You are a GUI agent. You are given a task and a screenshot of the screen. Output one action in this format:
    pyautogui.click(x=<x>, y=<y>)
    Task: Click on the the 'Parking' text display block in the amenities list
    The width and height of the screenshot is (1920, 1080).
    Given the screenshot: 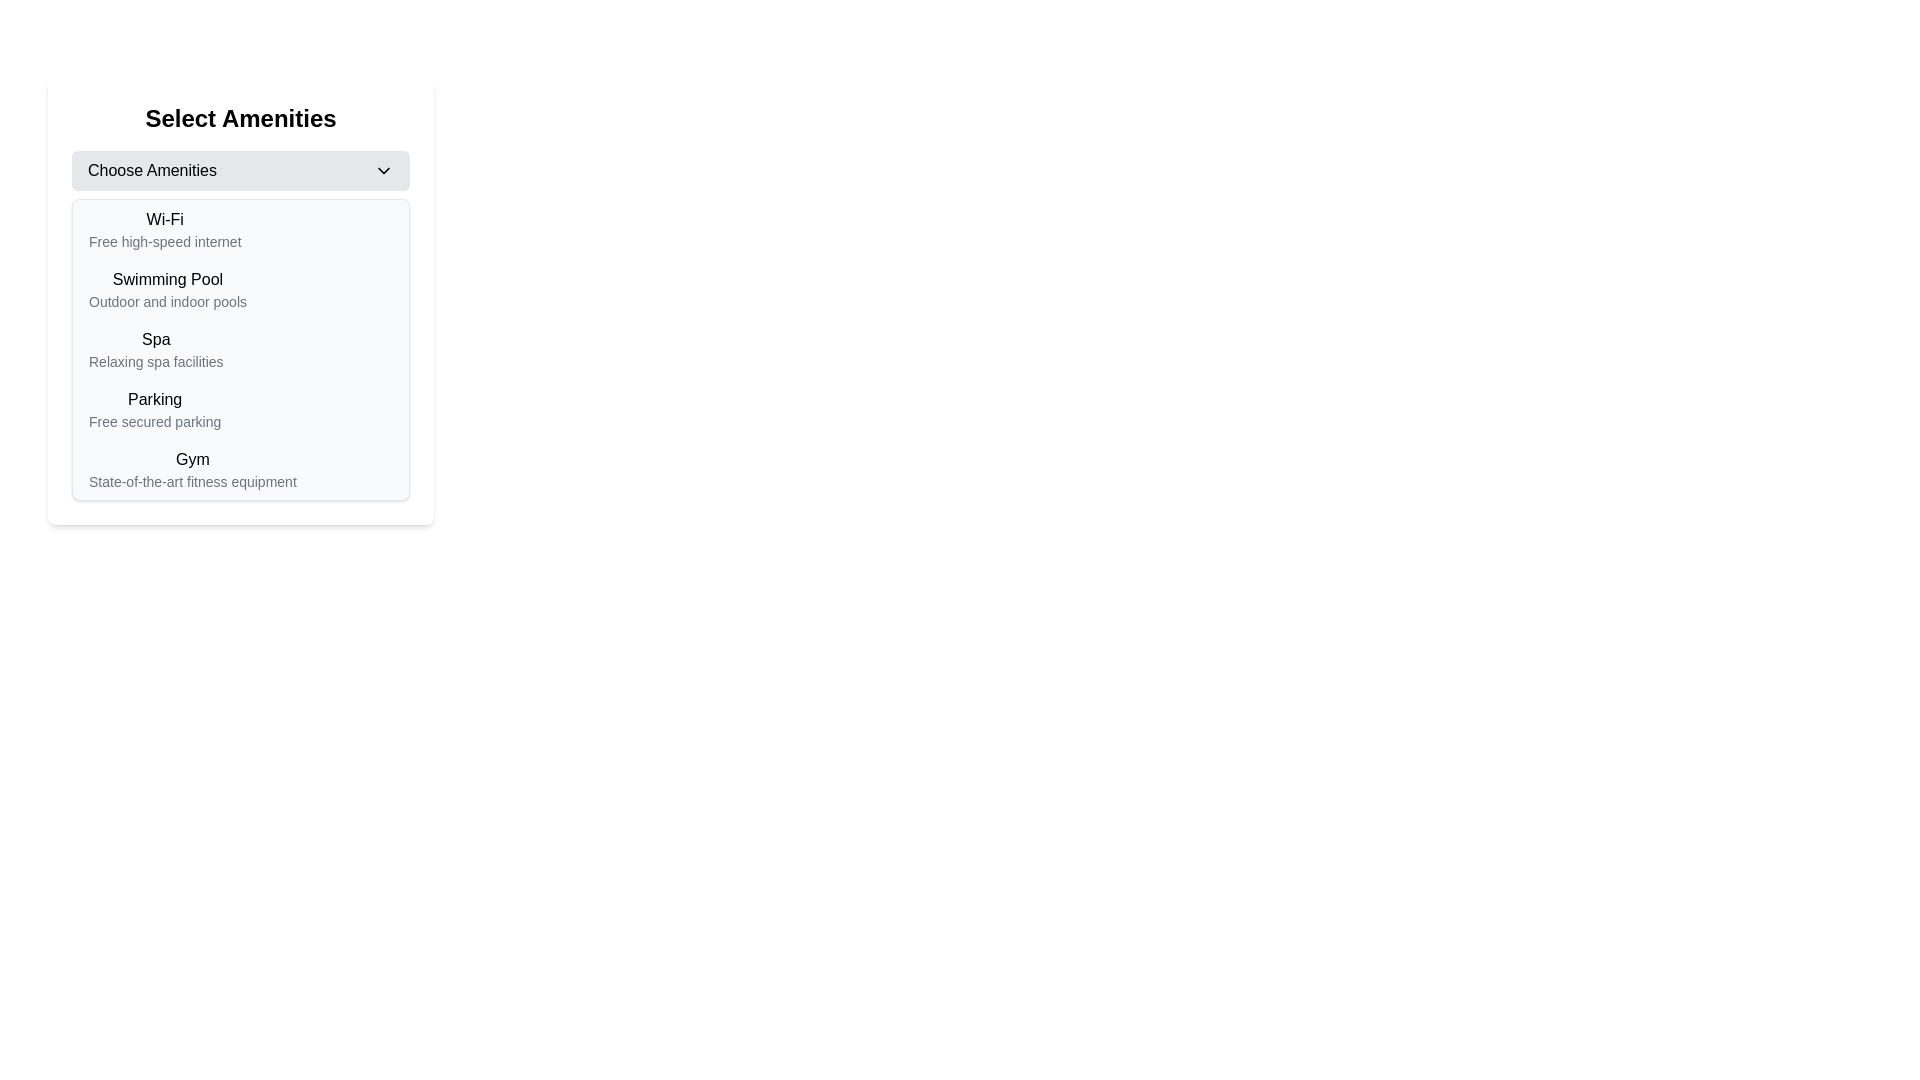 What is the action you would take?
    pyautogui.click(x=154, y=408)
    